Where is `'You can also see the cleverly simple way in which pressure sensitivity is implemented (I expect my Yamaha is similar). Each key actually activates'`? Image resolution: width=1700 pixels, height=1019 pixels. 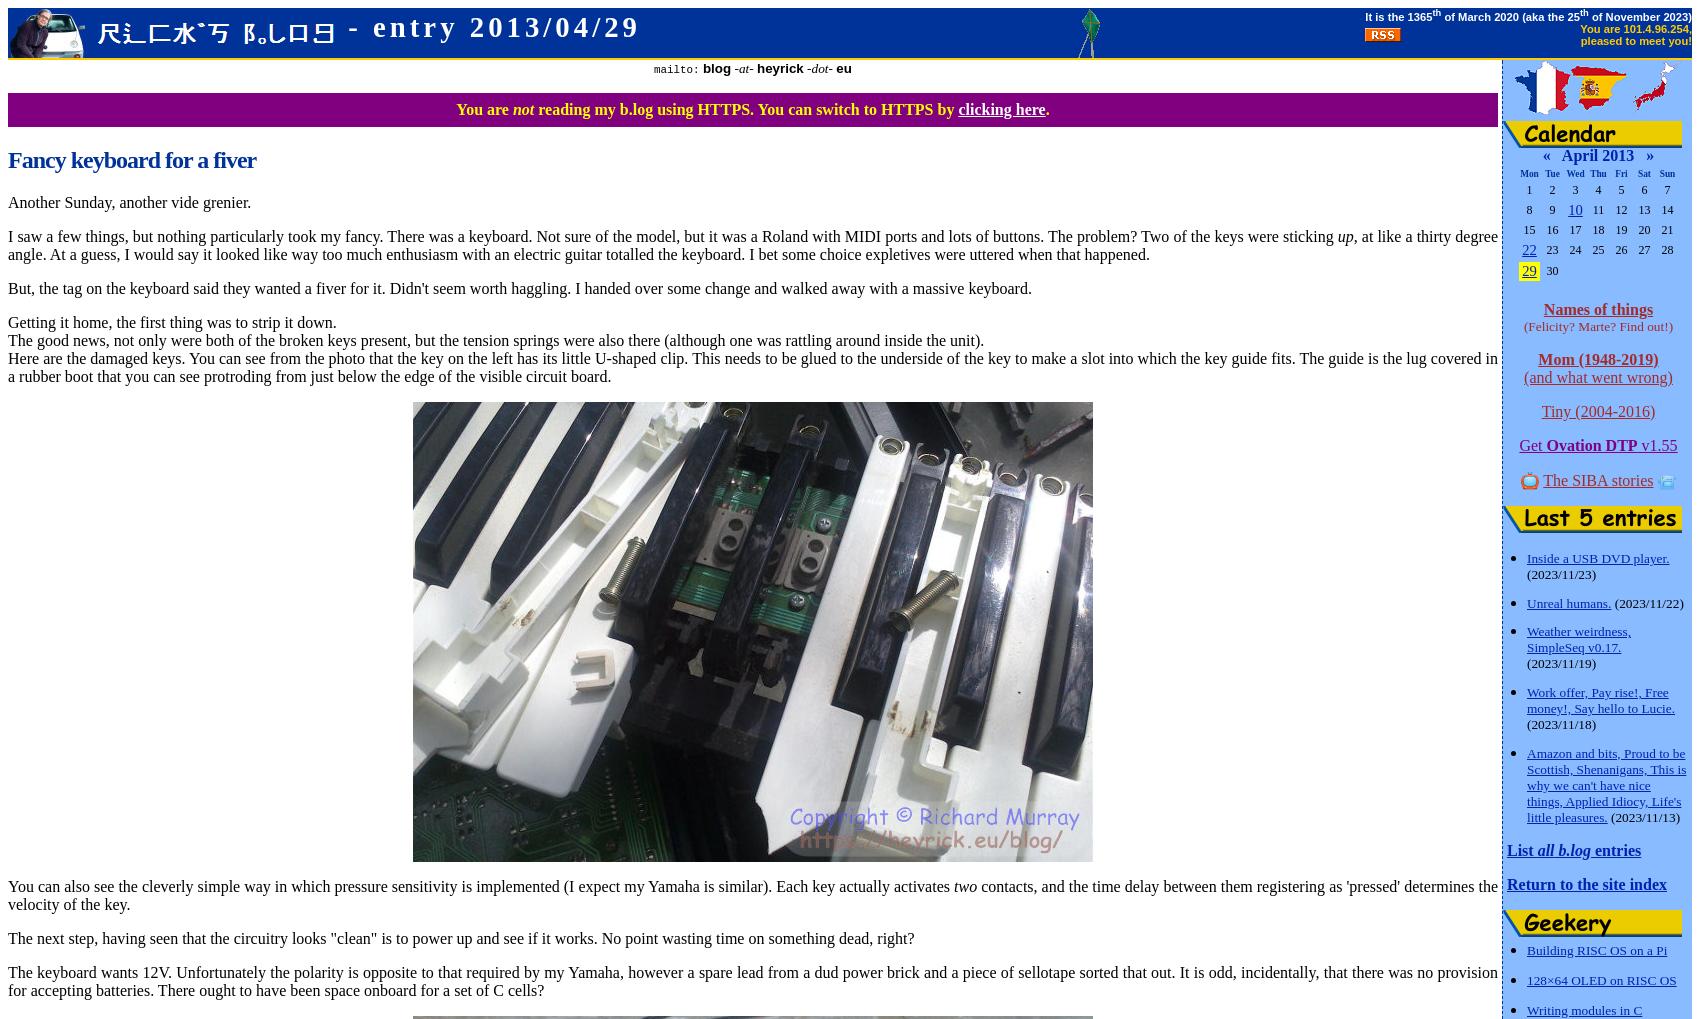
'You can also see the cleverly simple way in which pressure sensitivity is implemented (I expect my Yamaha is similar). Each key actually activates' is located at coordinates (480, 885).